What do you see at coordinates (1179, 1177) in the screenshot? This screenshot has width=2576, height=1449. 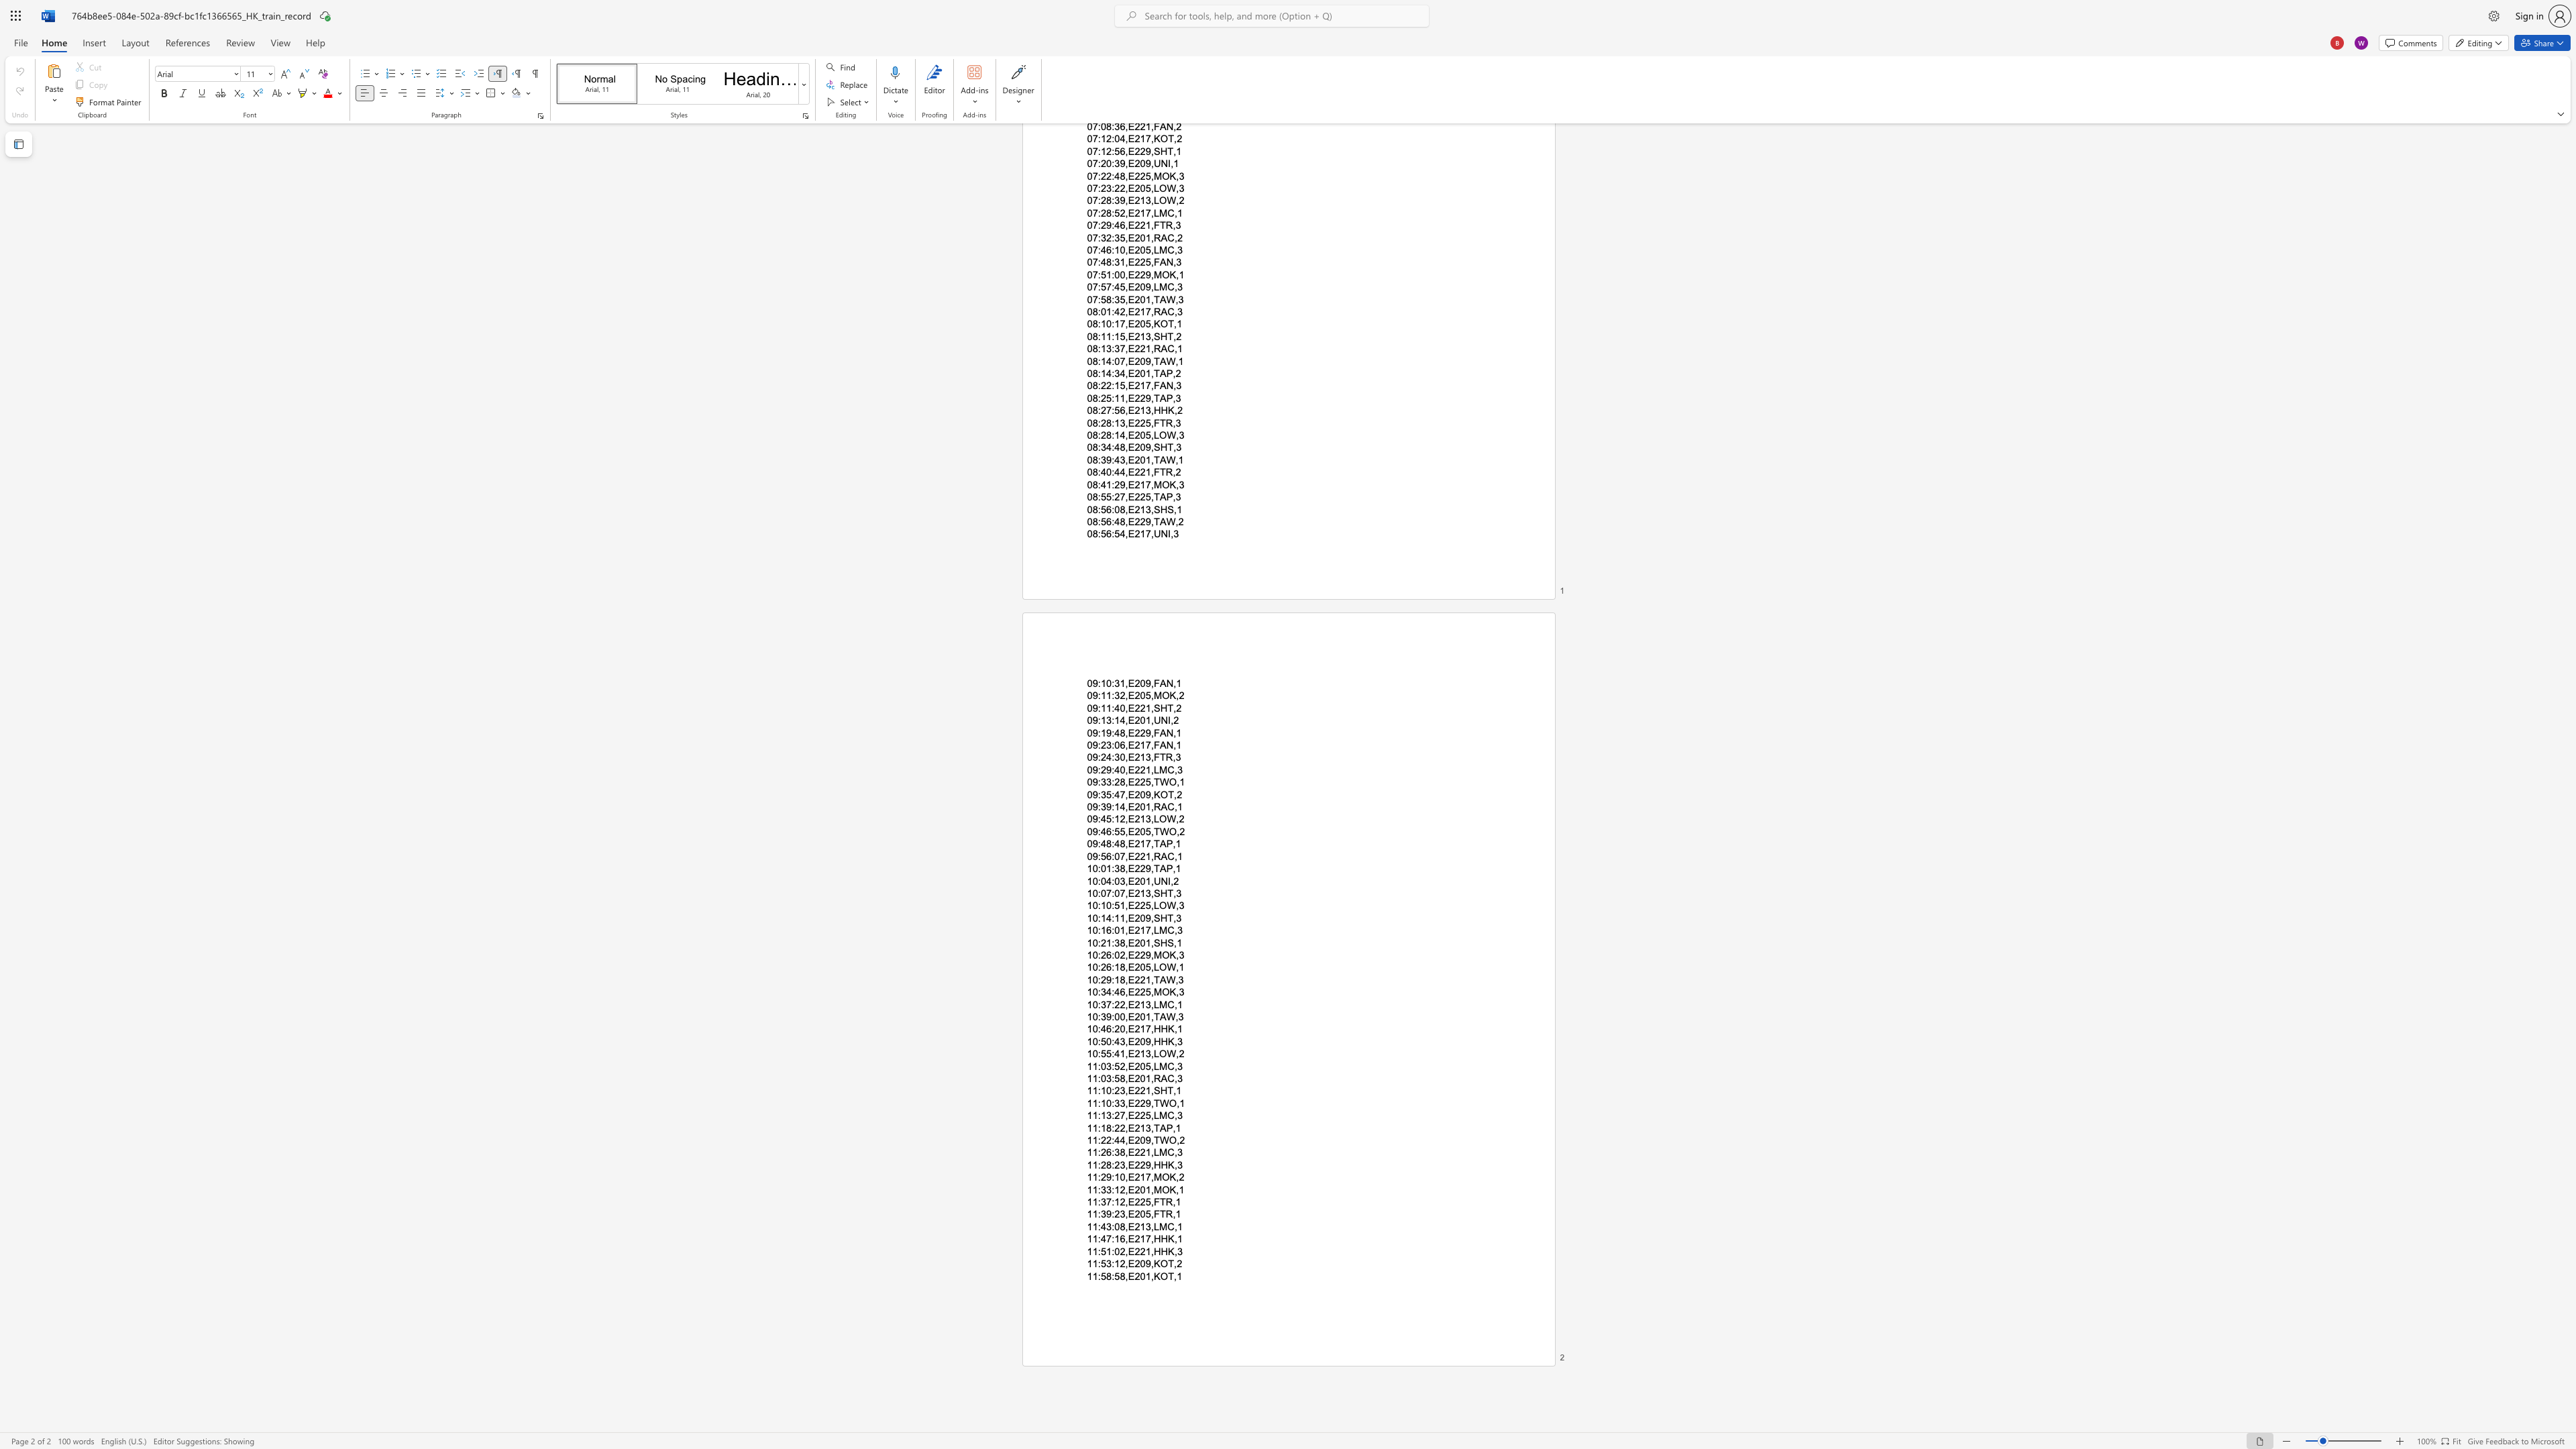 I see `the space between the continuous character "," and "2" in the text` at bounding box center [1179, 1177].